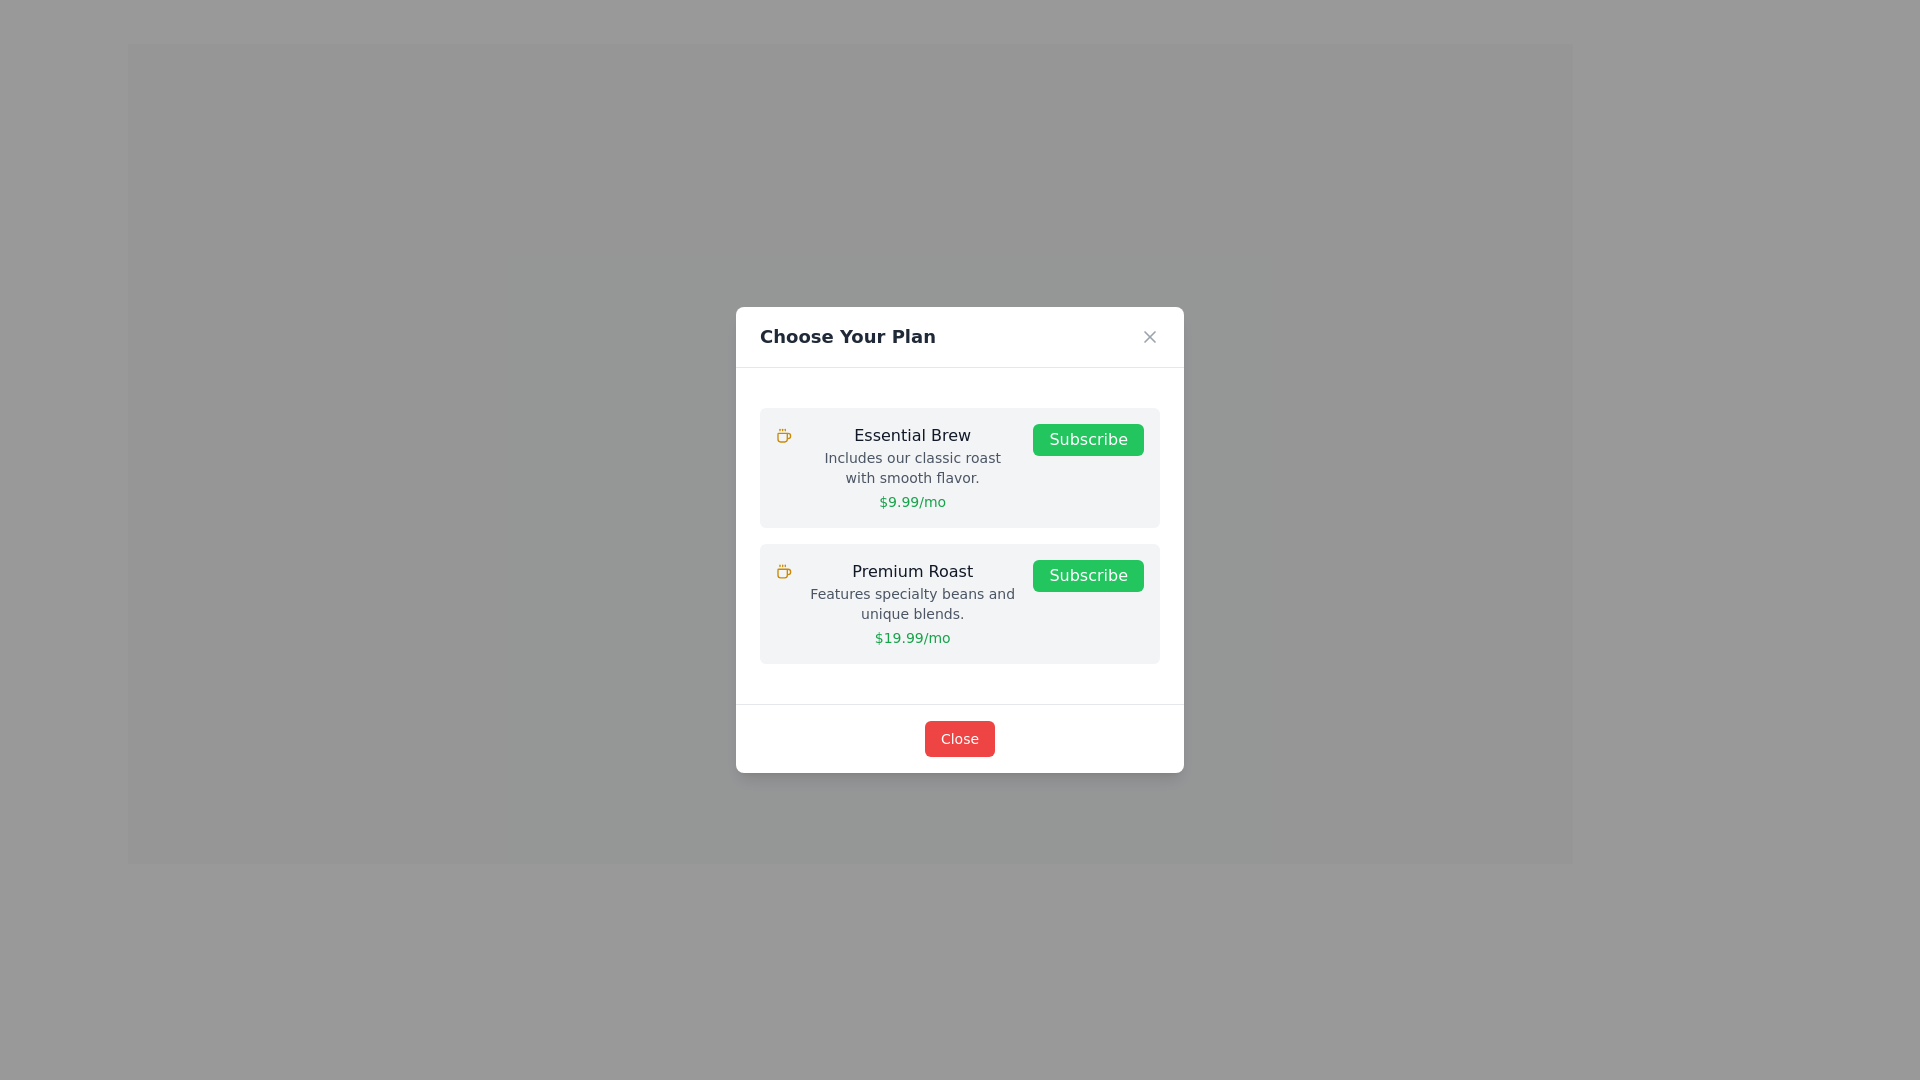  What do you see at coordinates (911, 500) in the screenshot?
I see `the text displaying '$9.99/mo' in green color located at the bottom of the 'Essential Brew' section in the dialog box` at bounding box center [911, 500].